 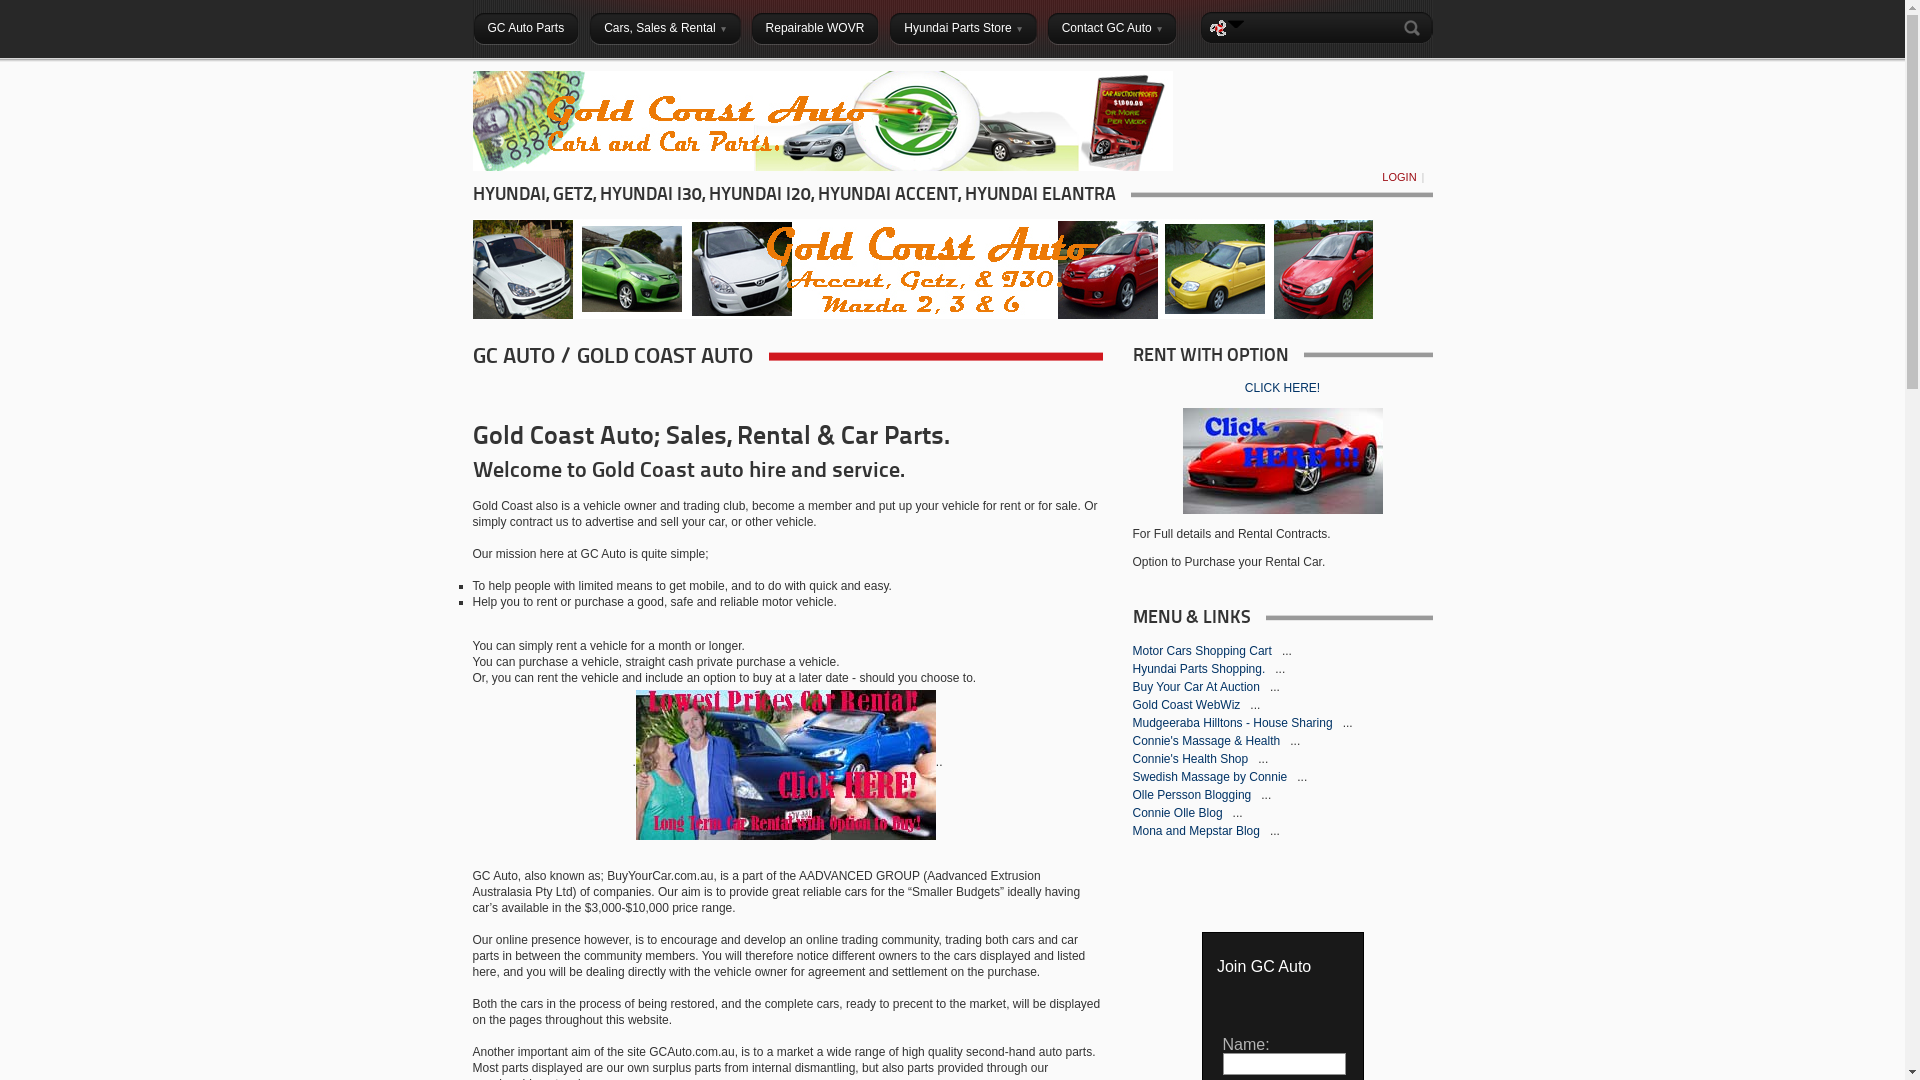 I want to click on 'Contact GC Auto', so click(x=1111, y=27).